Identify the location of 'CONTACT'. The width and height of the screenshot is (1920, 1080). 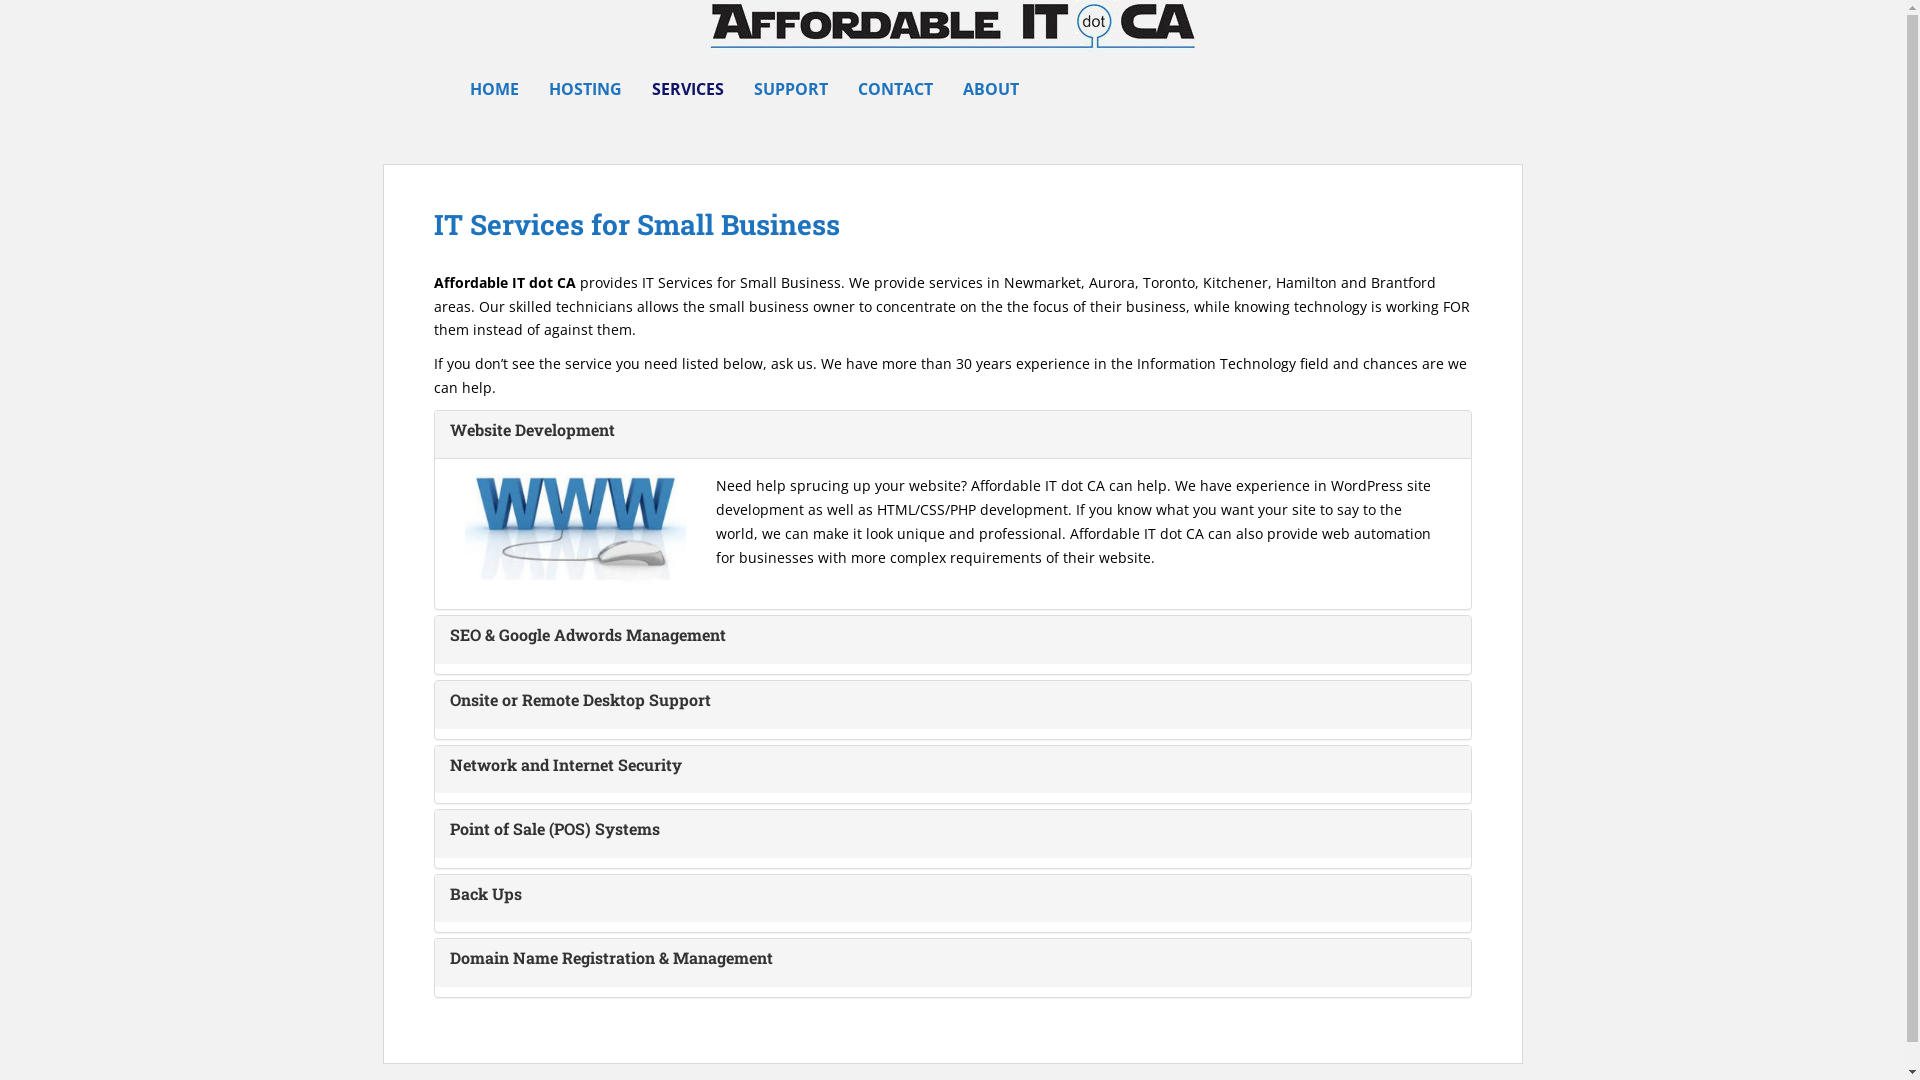
(894, 87).